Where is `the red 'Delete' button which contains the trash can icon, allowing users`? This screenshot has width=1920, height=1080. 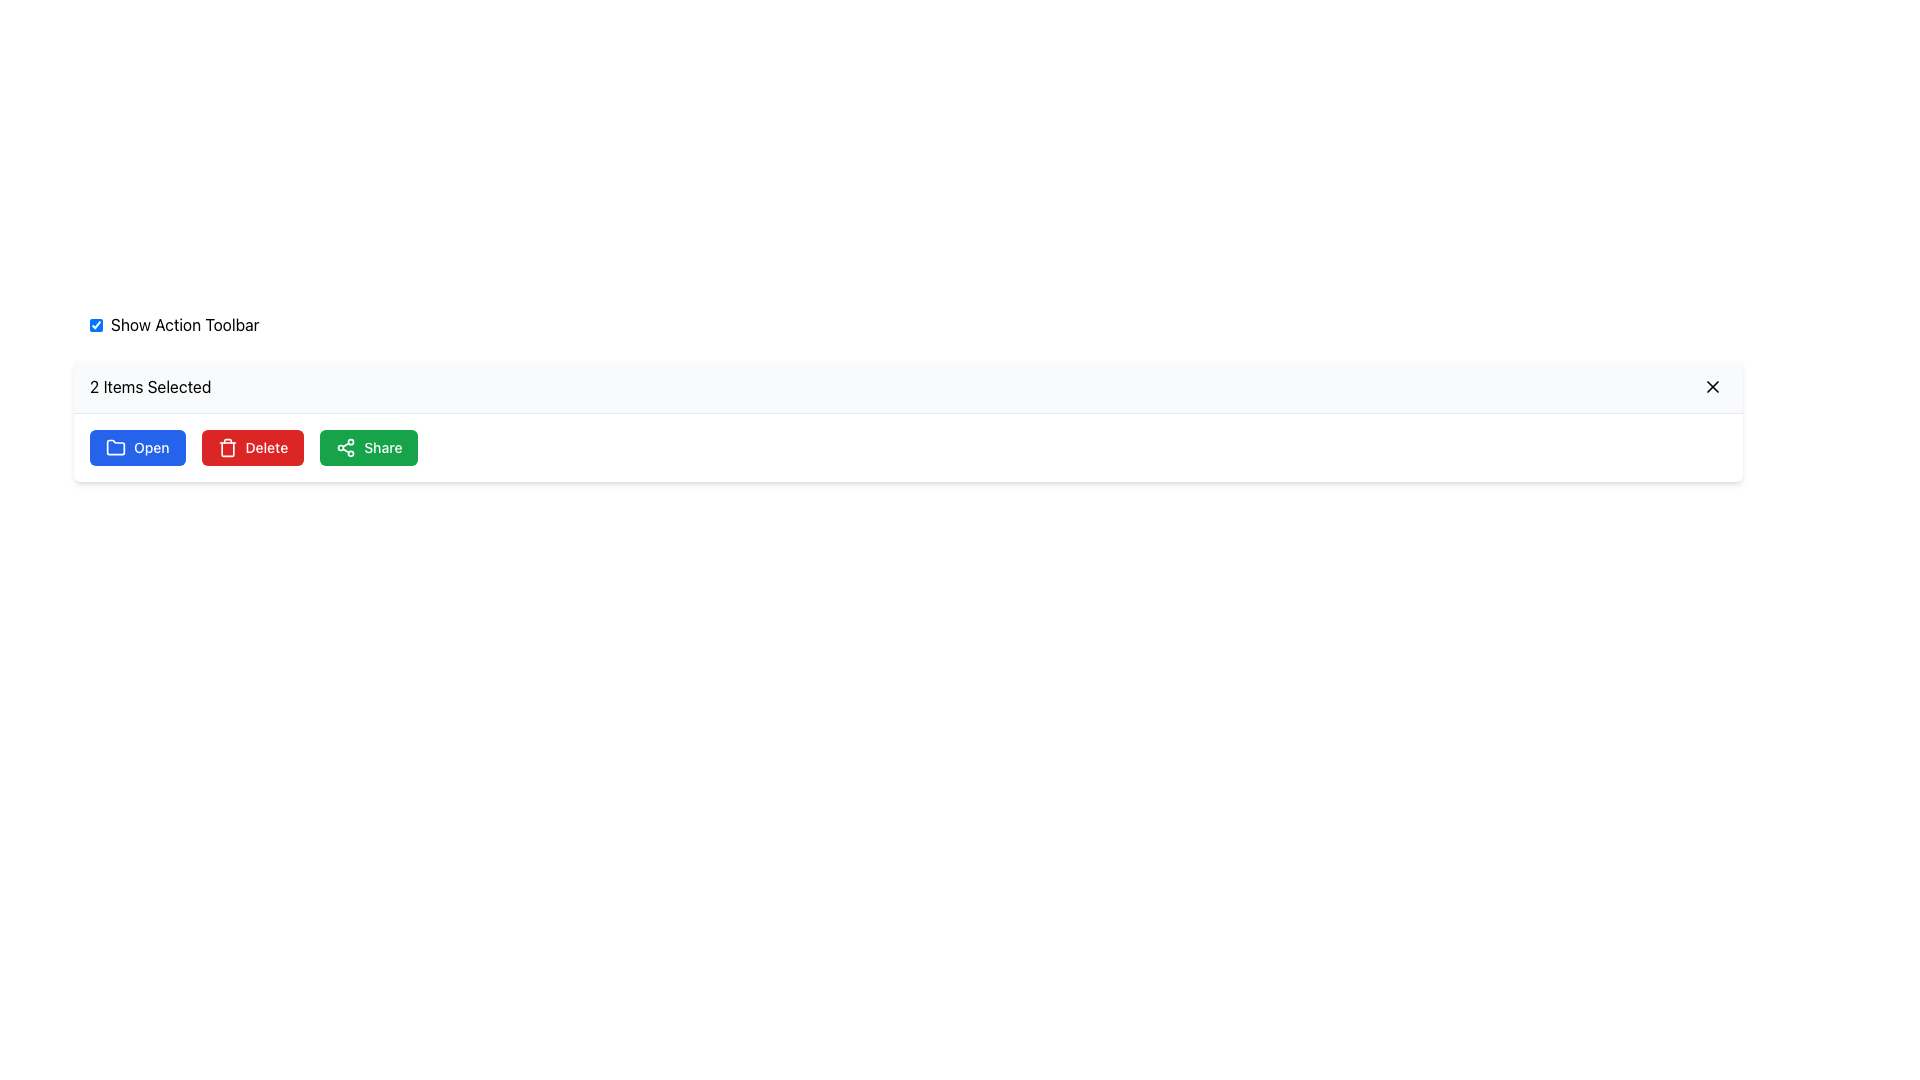
the red 'Delete' button which contains the trash can icon, allowing users is located at coordinates (227, 446).